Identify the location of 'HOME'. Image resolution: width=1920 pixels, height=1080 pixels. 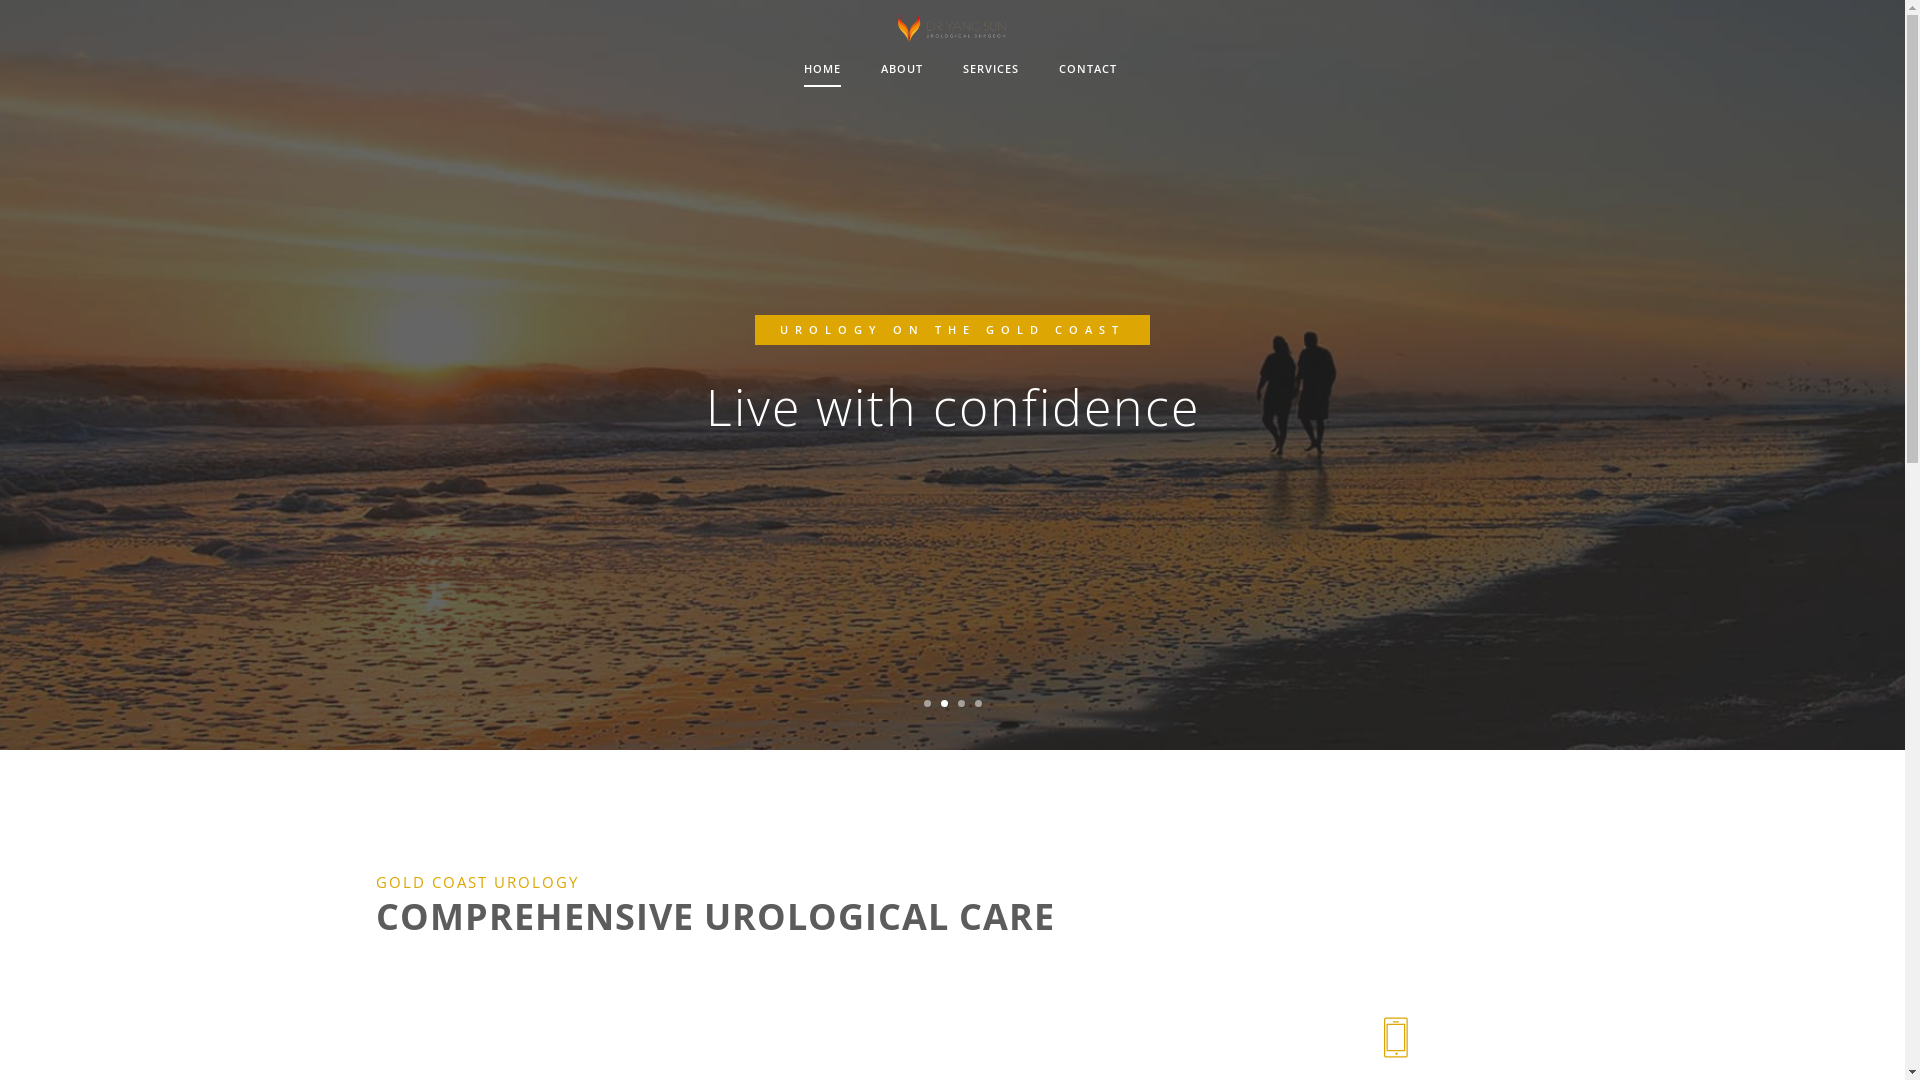
(822, 68).